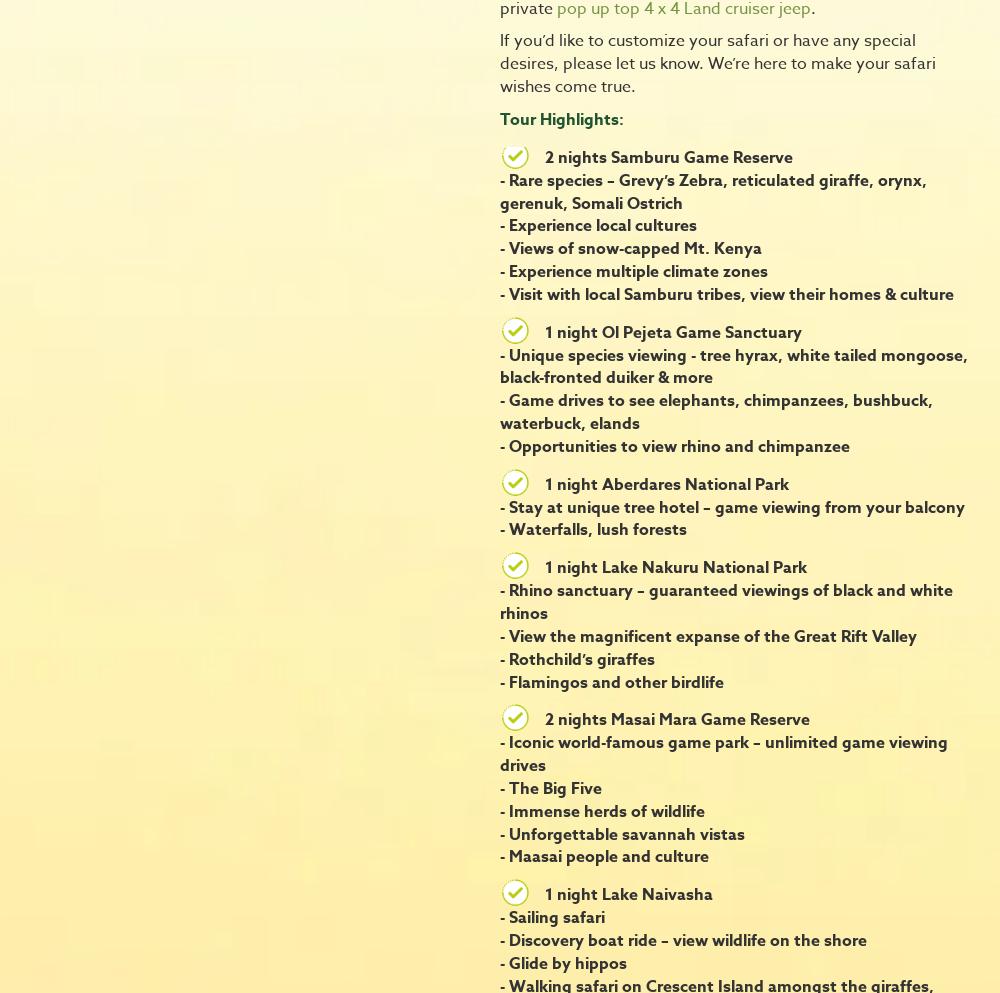 The width and height of the screenshot is (1000, 993). What do you see at coordinates (725, 602) in the screenshot?
I see `'- Rhino sanctuary – guaranteed viewings of black and white rhinos'` at bounding box center [725, 602].